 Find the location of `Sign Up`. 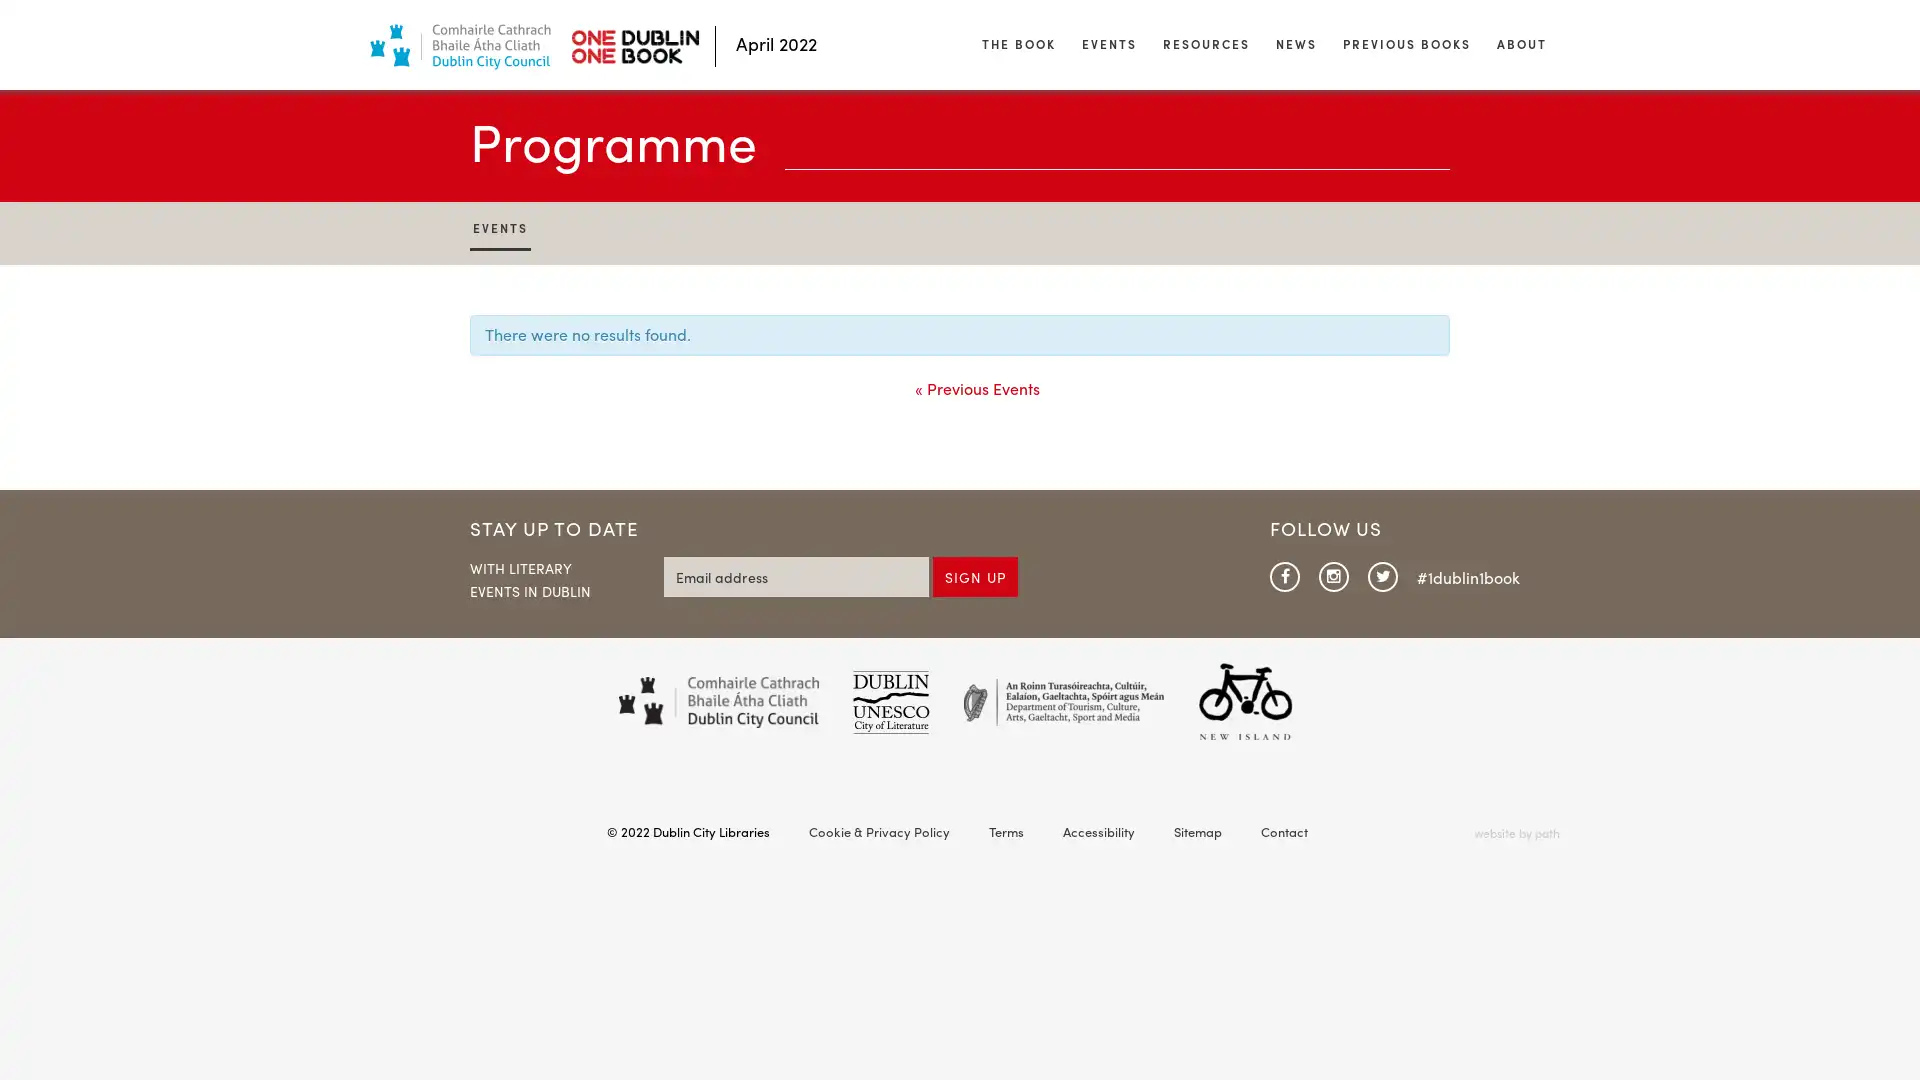

Sign Up is located at coordinates (975, 575).